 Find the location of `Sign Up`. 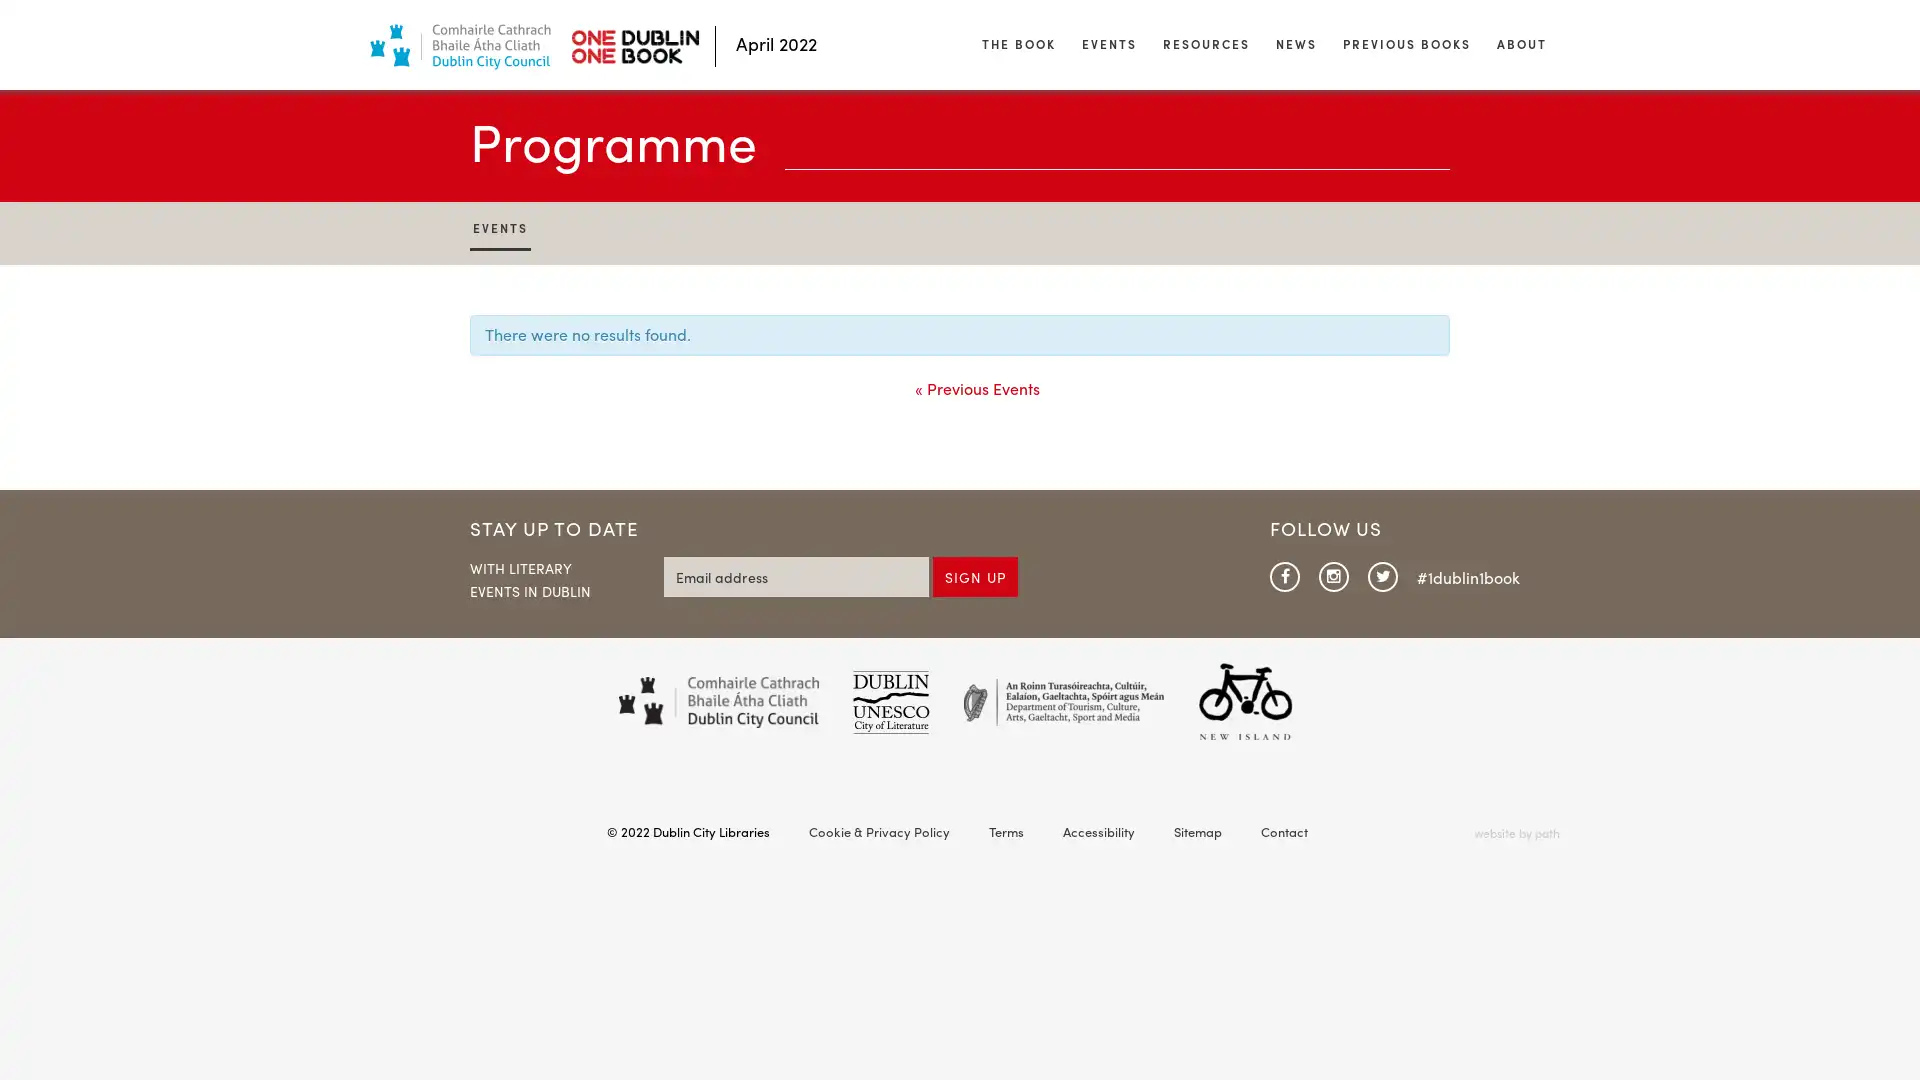

Sign Up is located at coordinates (975, 575).